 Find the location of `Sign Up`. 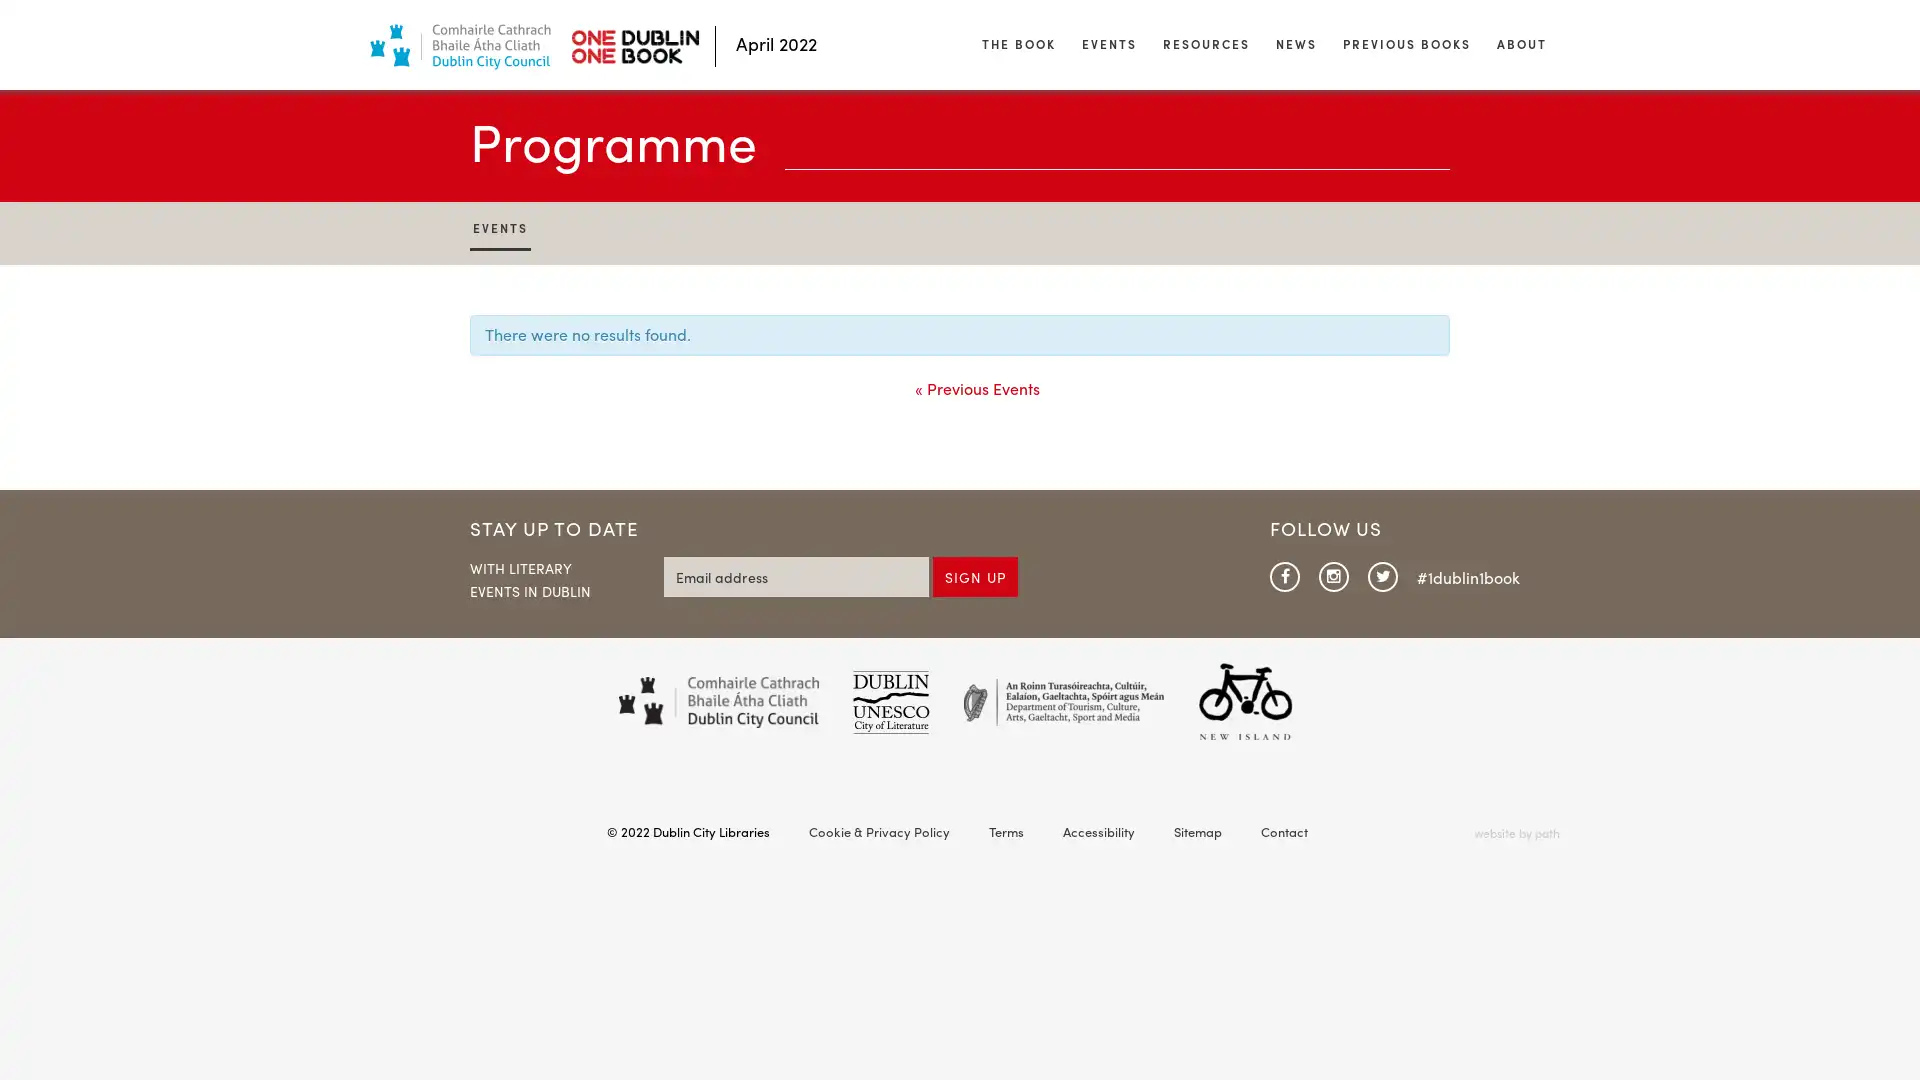

Sign Up is located at coordinates (975, 575).